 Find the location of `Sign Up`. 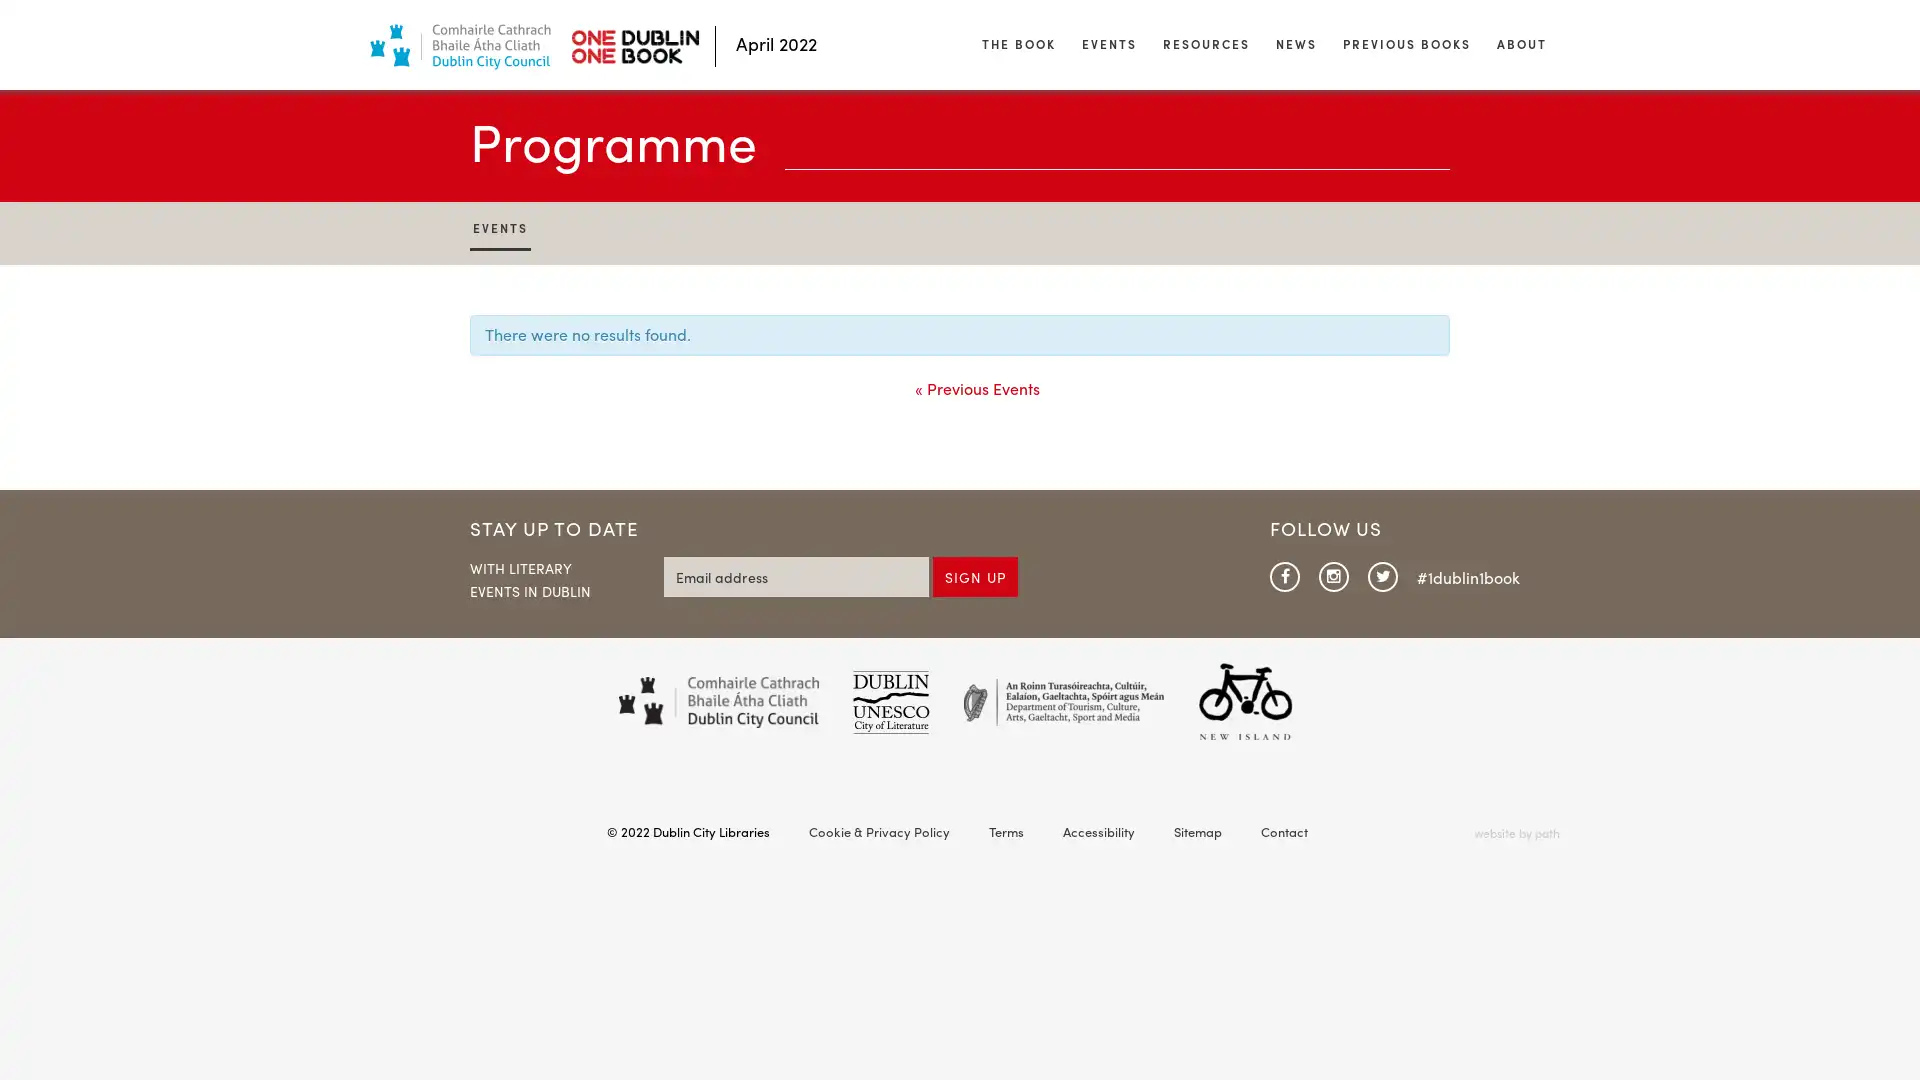

Sign Up is located at coordinates (975, 575).